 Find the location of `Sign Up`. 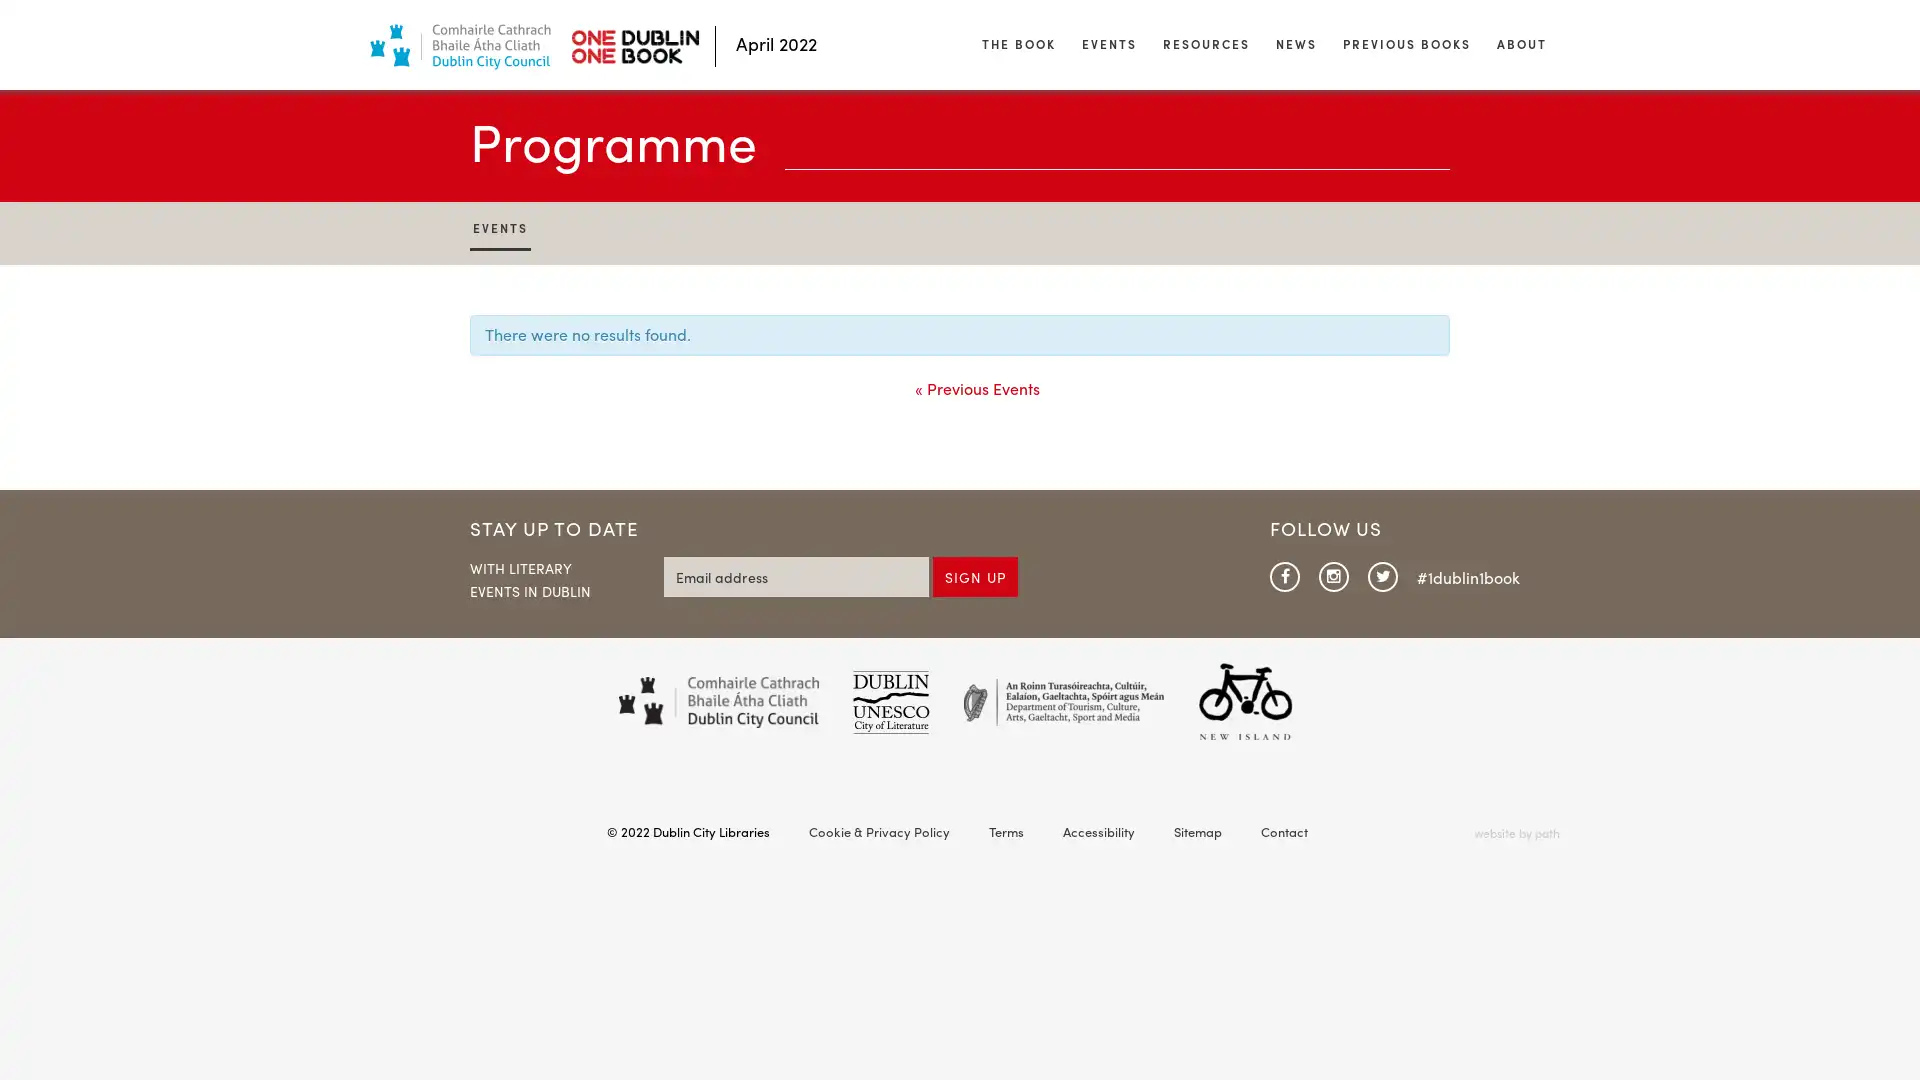

Sign Up is located at coordinates (975, 575).